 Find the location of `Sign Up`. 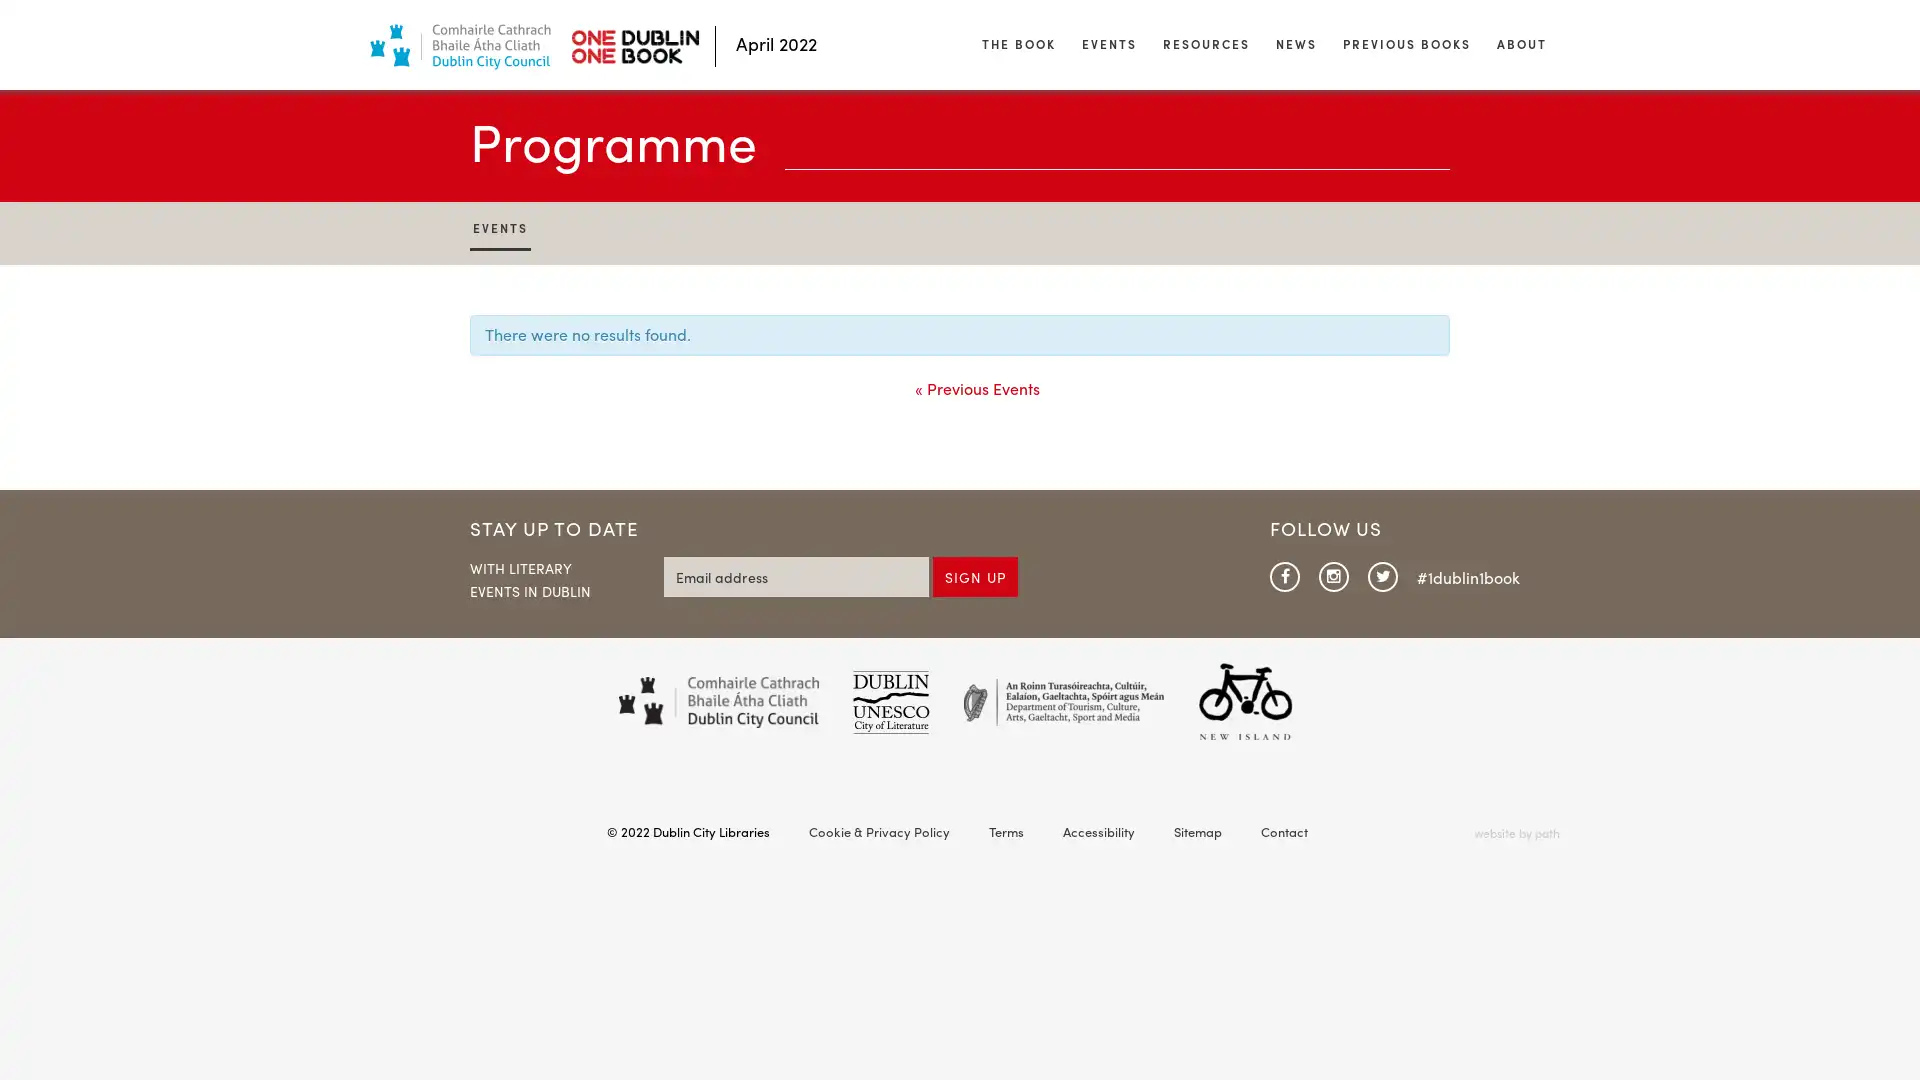

Sign Up is located at coordinates (975, 575).